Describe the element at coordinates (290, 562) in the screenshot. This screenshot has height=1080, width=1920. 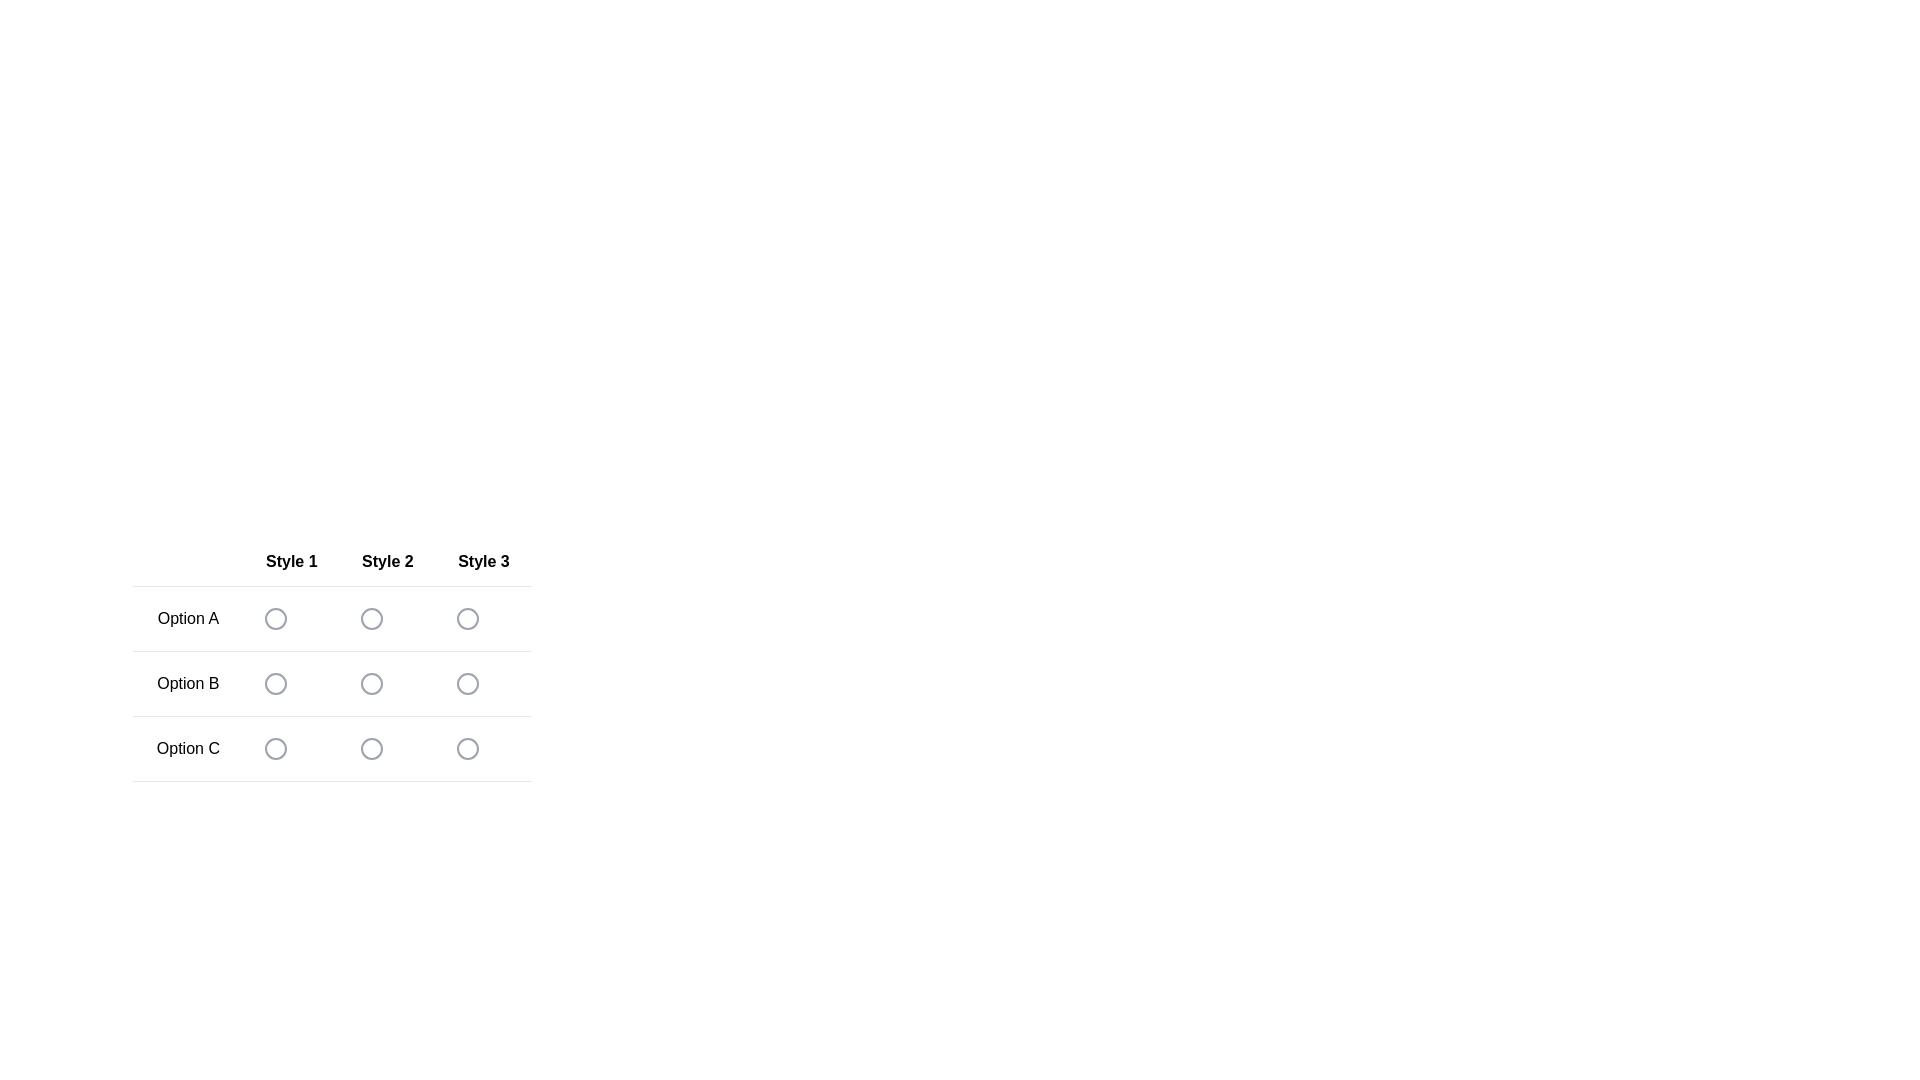
I see `the static text label 'Style 1', which is the leftmost option in a group of three styled in bold, black font` at that location.